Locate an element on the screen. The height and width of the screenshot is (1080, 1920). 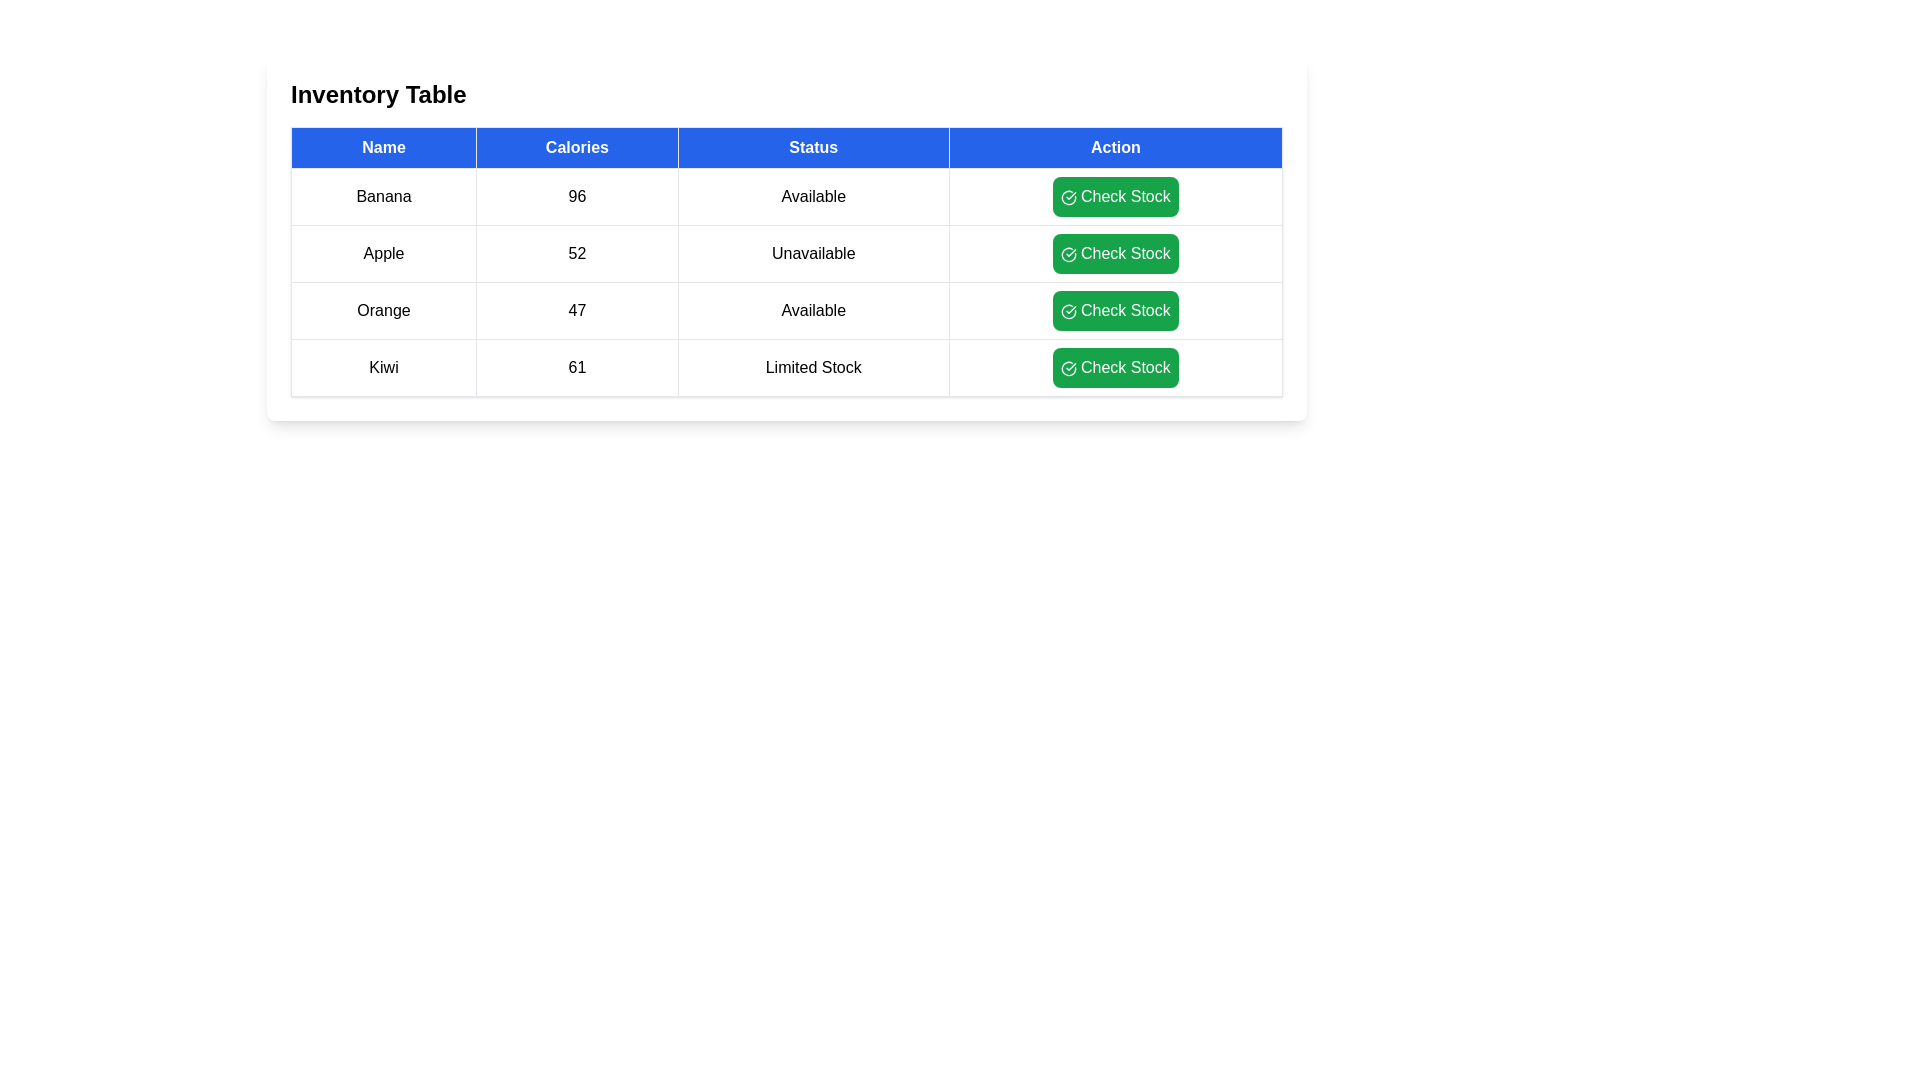
the header column Action to sort the table by that column is located at coordinates (1113, 146).